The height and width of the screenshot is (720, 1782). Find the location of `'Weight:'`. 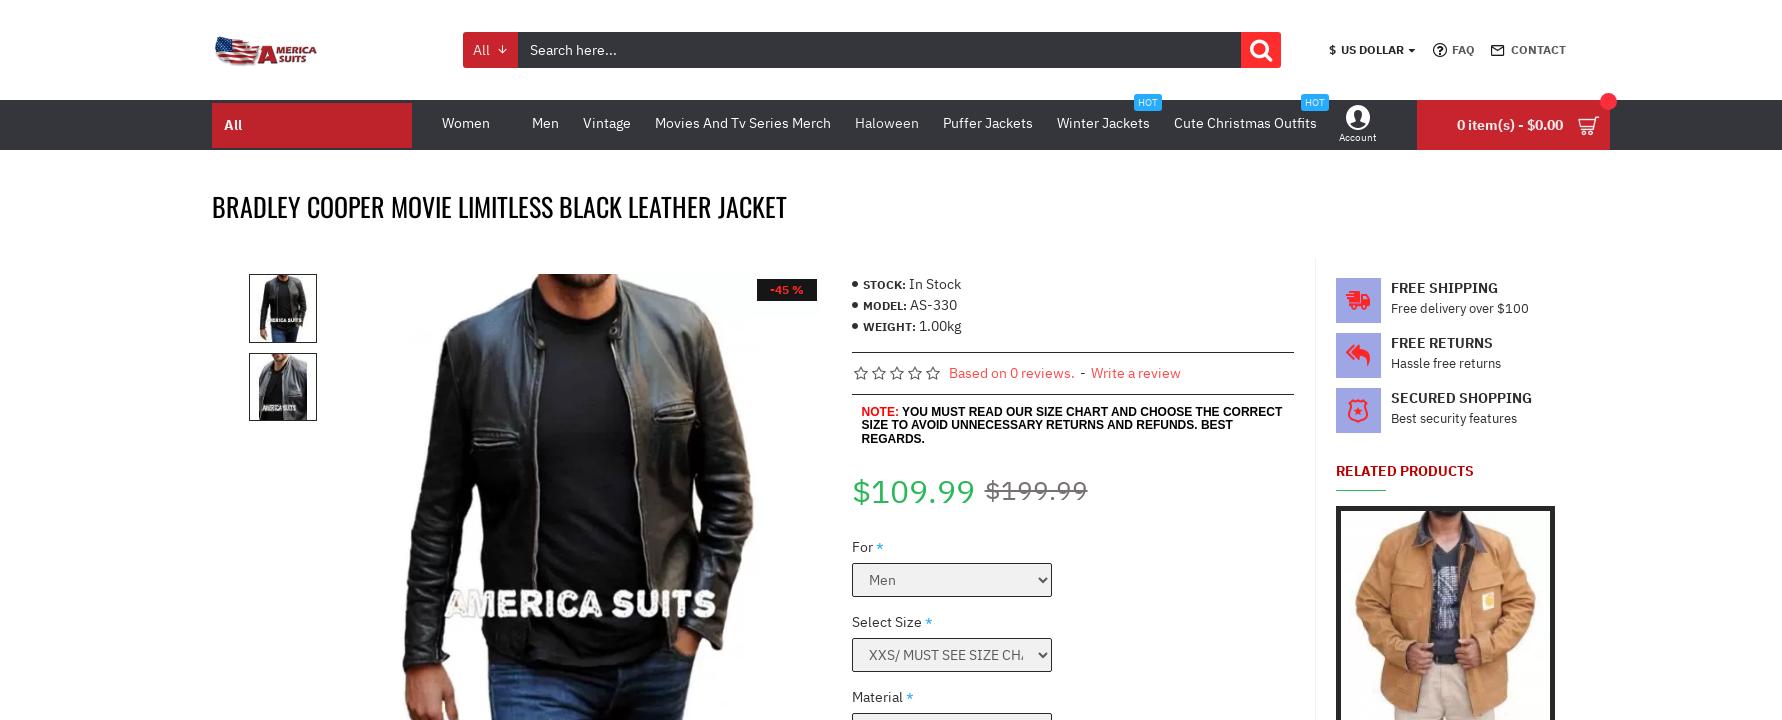

'Weight:' is located at coordinates (887, 324).